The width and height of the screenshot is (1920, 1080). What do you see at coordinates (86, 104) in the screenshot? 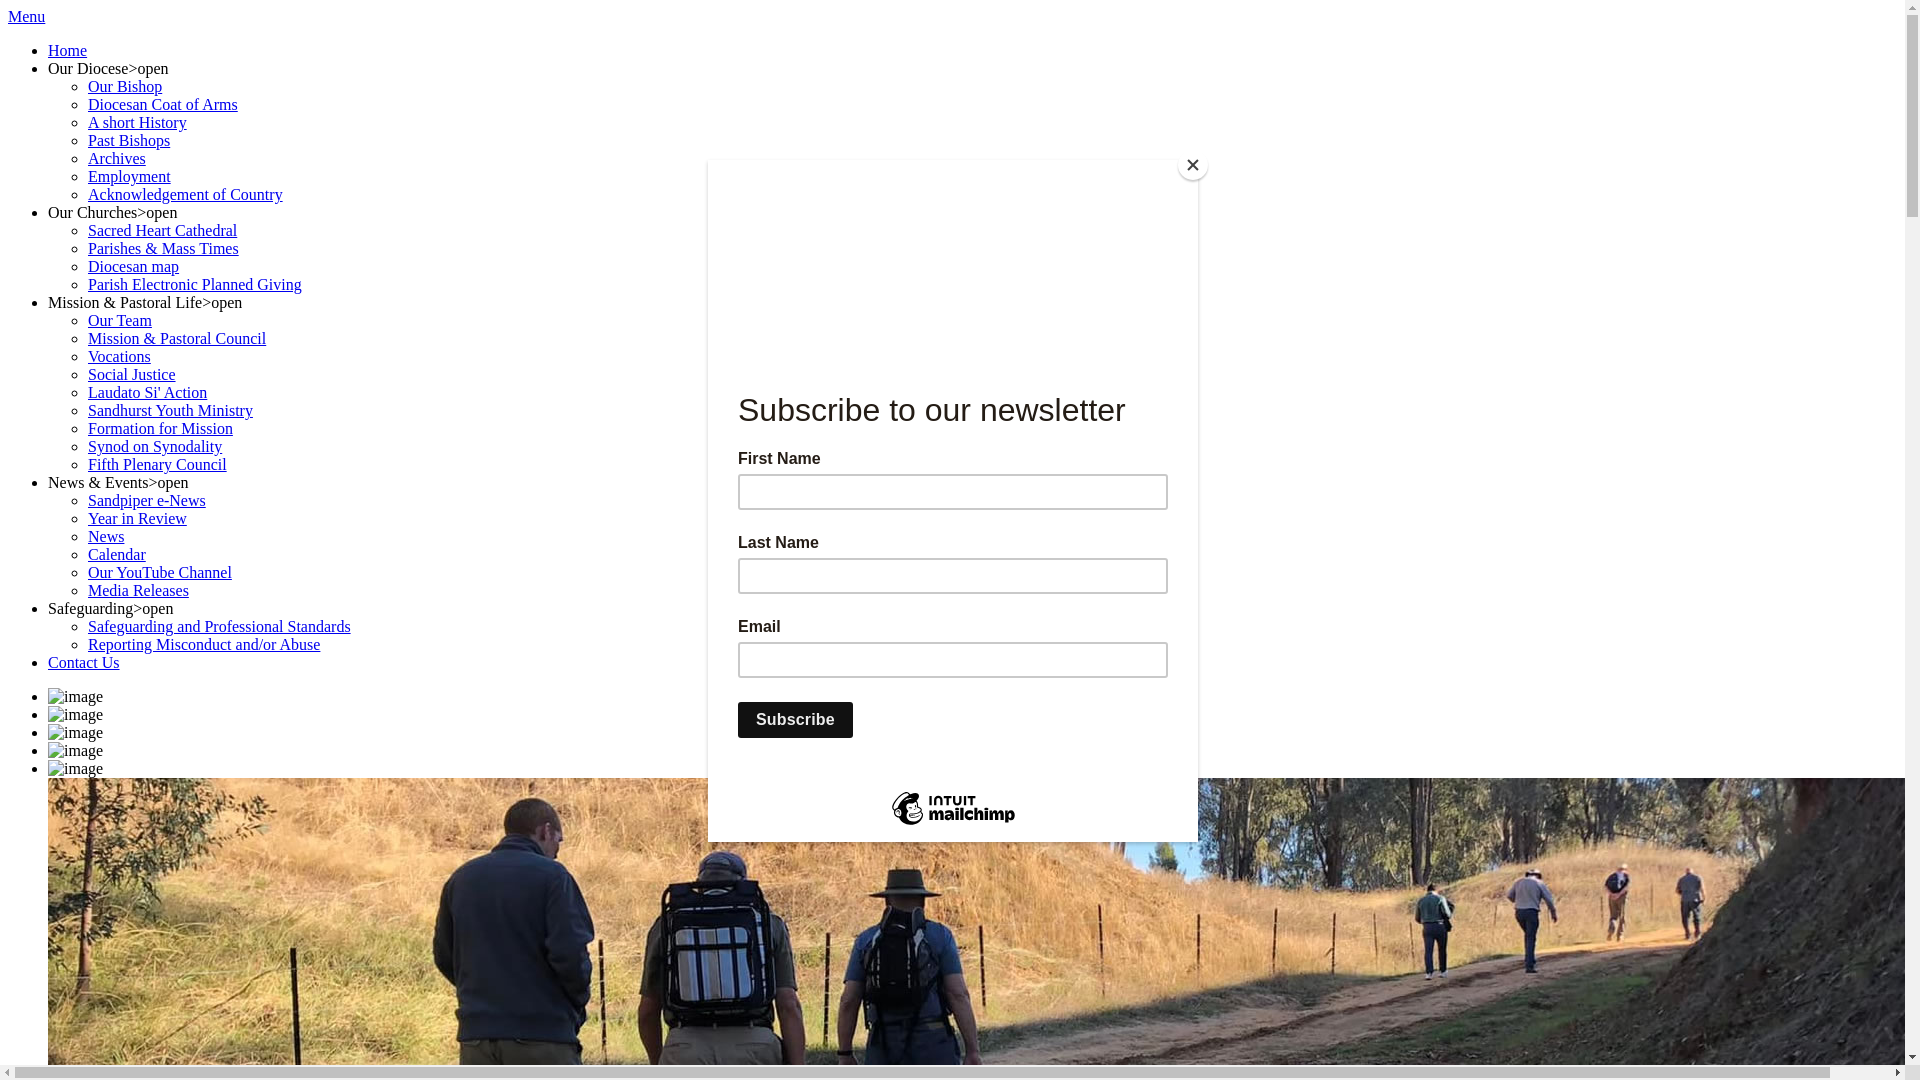
I see `'Diocesan Coat of Arms'` at bounding box center [86, 104].